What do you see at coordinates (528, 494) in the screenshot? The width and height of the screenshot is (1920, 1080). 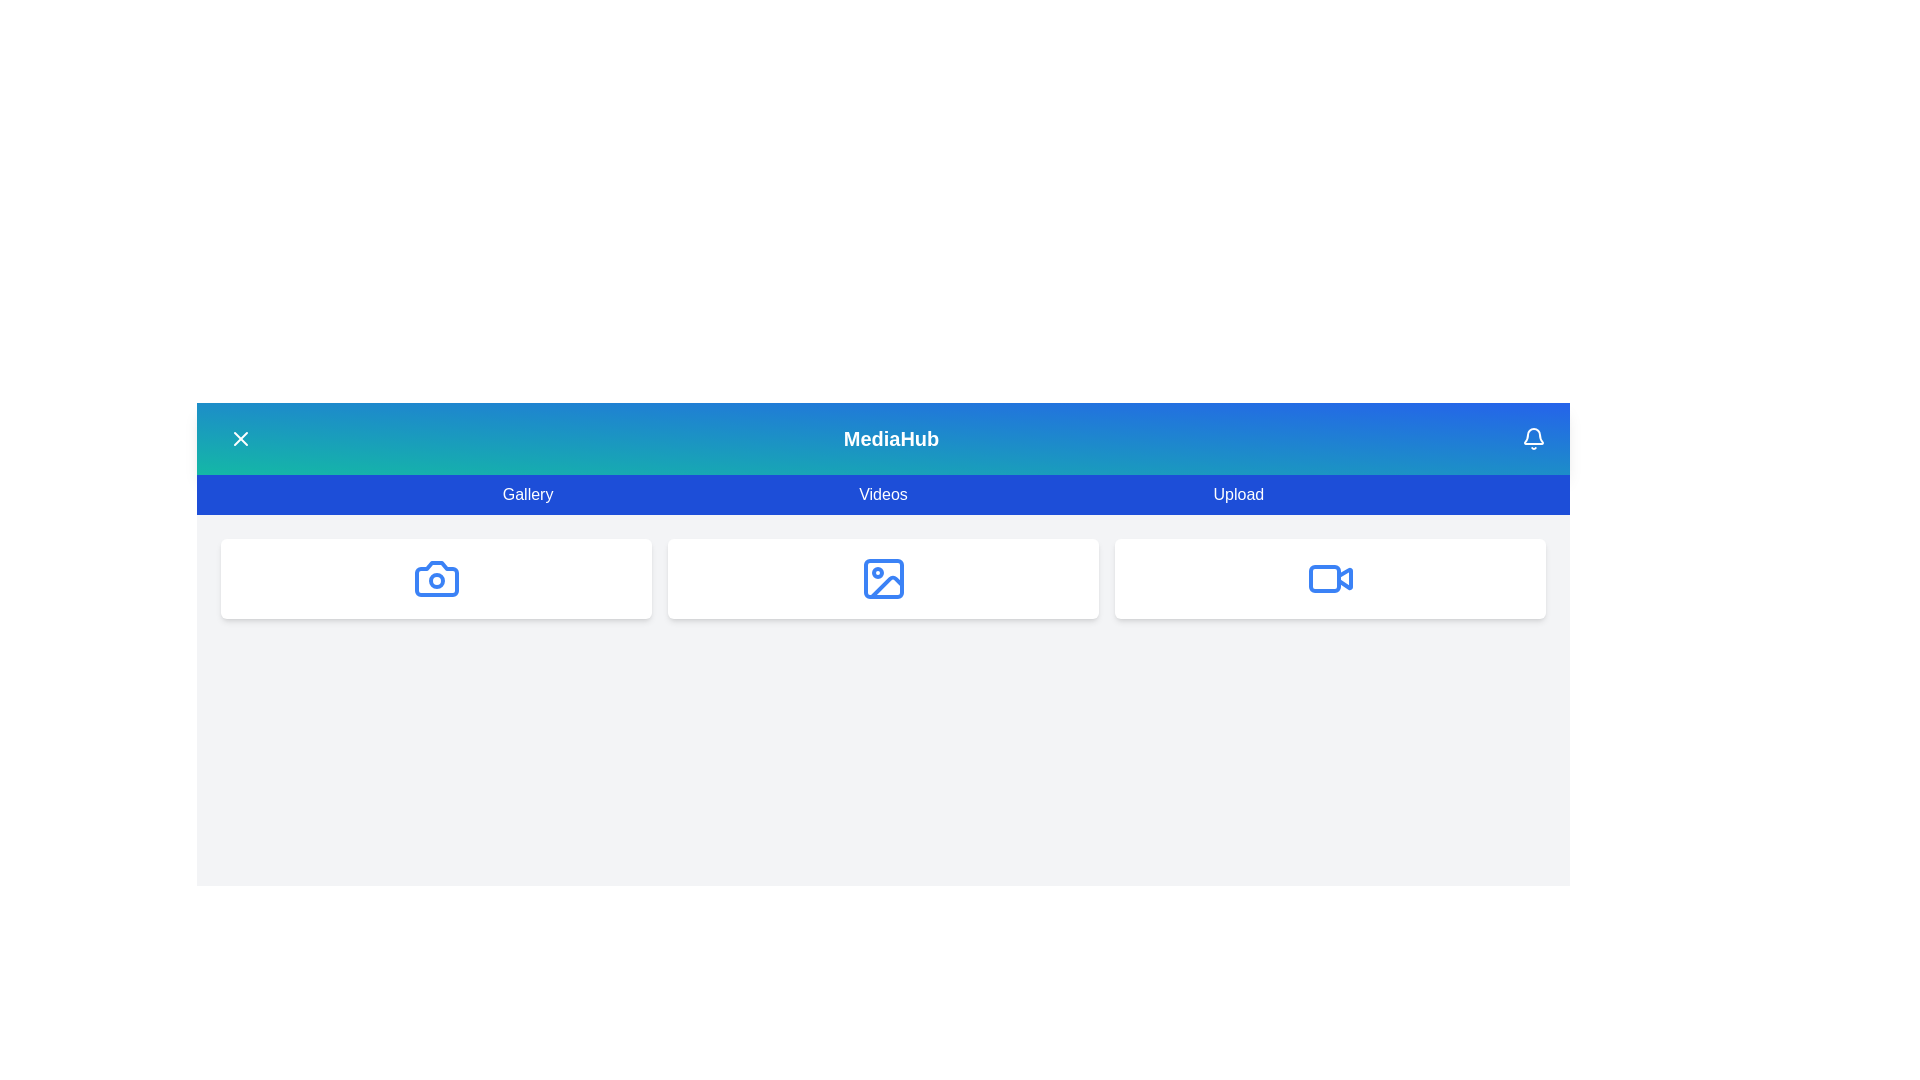 I see `the 'Gallery' link in the navigation bar` at bounding box center [528, 494].